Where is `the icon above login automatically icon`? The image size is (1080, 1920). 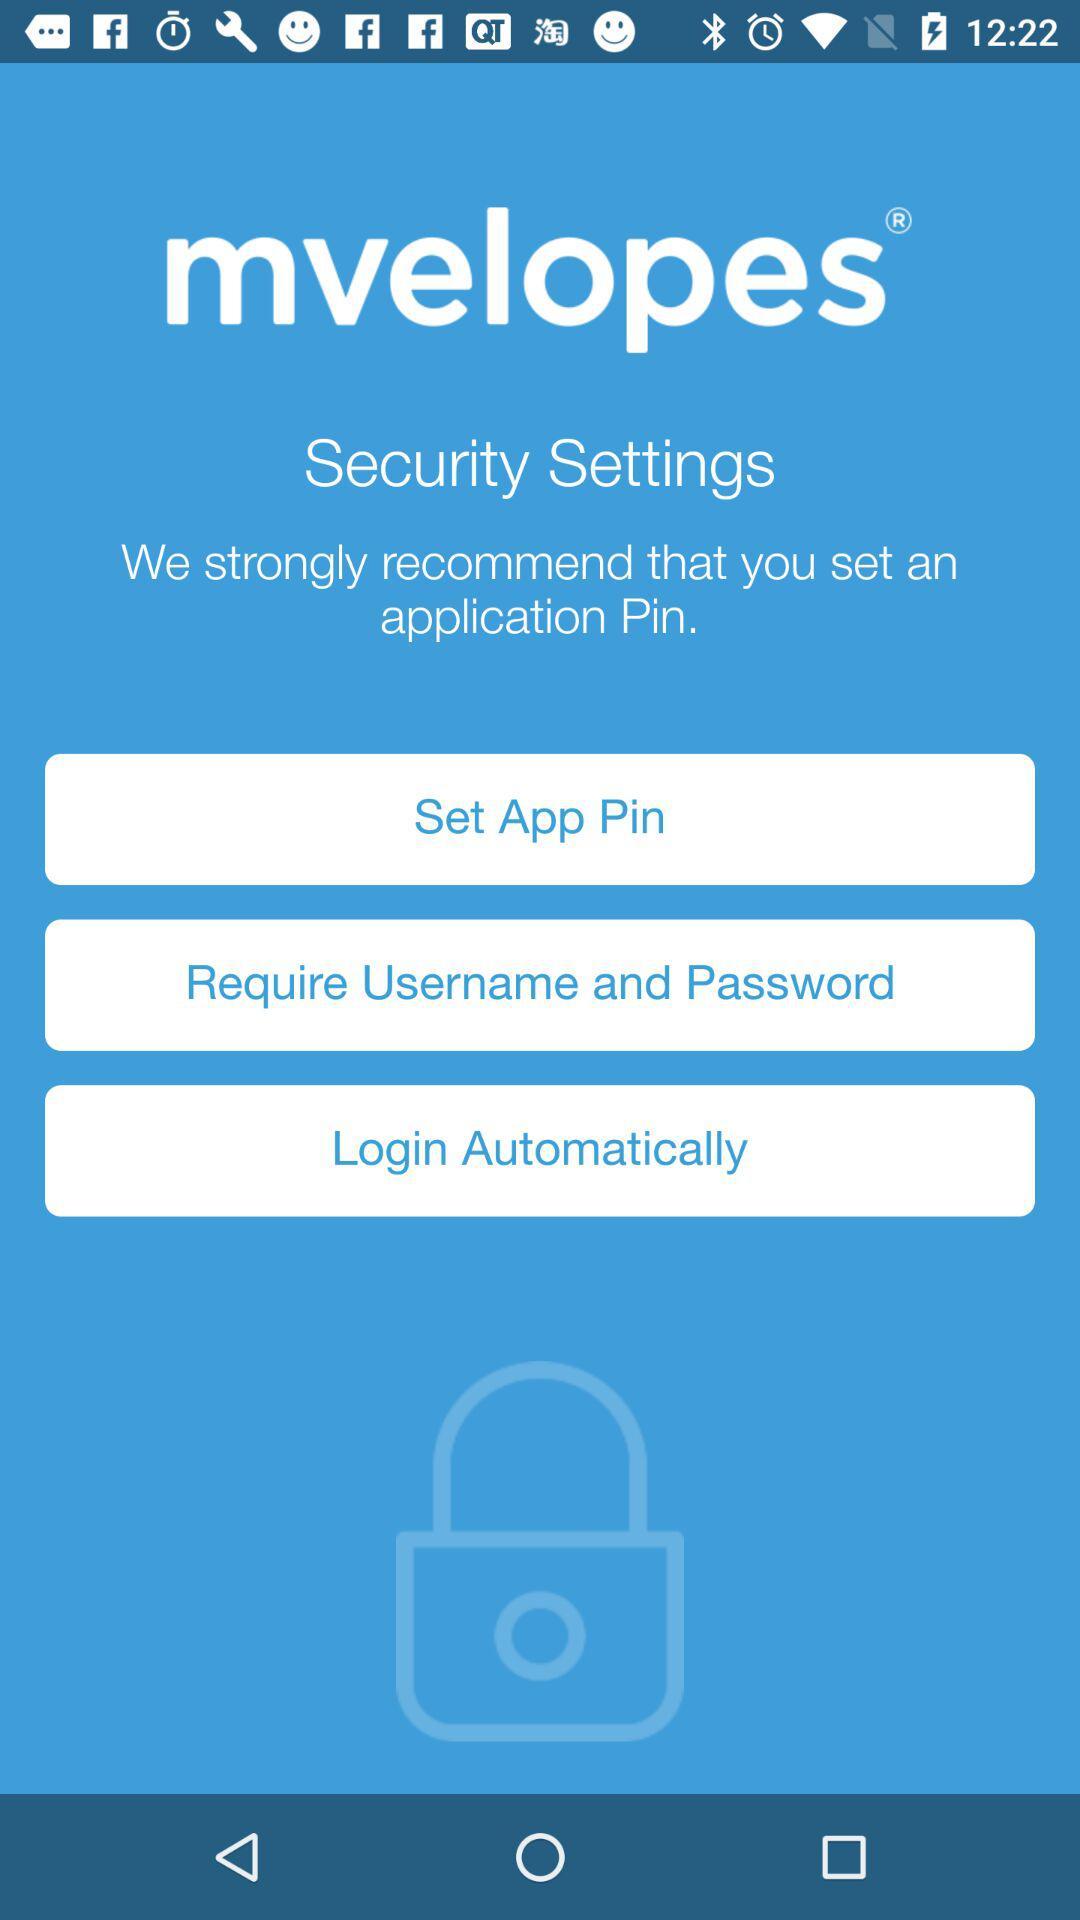 the icon above login automatically icon is located at coordinates (540, 985).